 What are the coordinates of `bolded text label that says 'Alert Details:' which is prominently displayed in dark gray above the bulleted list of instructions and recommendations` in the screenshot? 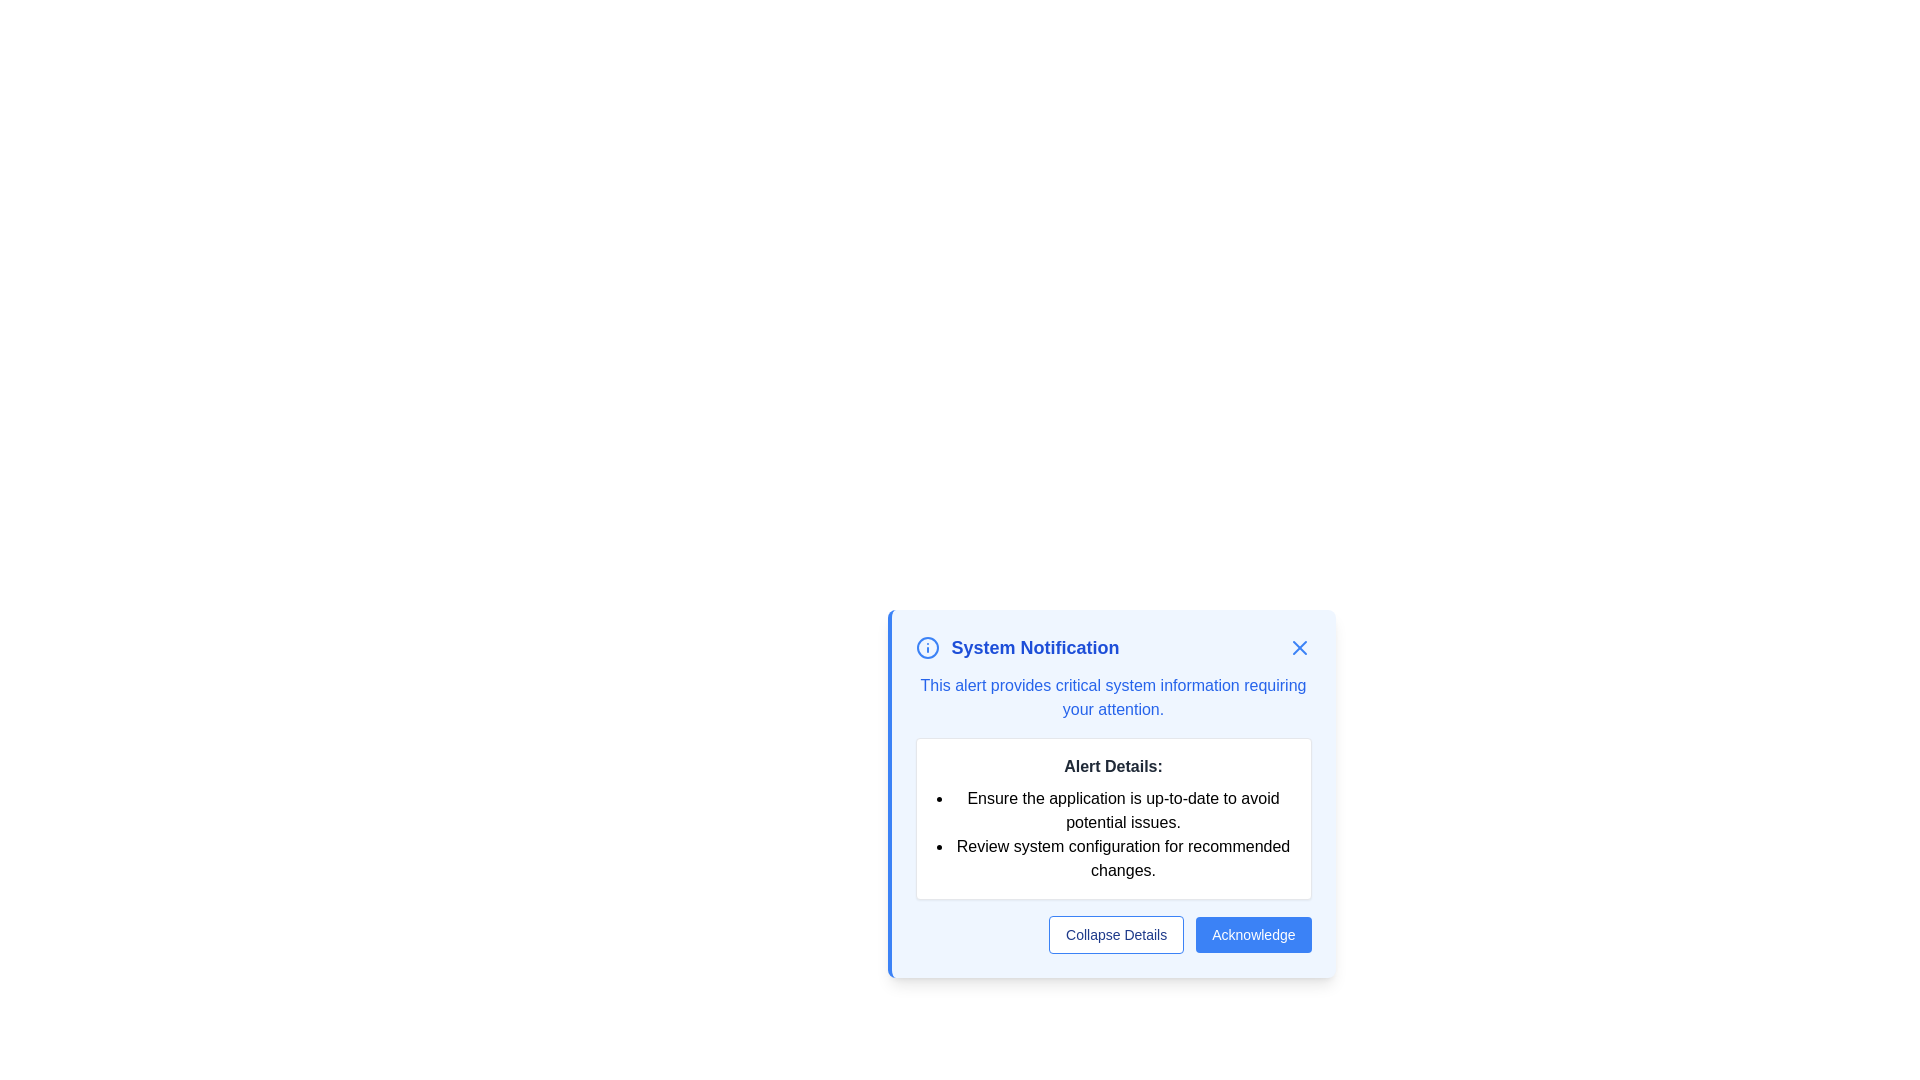 It's located at (1112, 766).